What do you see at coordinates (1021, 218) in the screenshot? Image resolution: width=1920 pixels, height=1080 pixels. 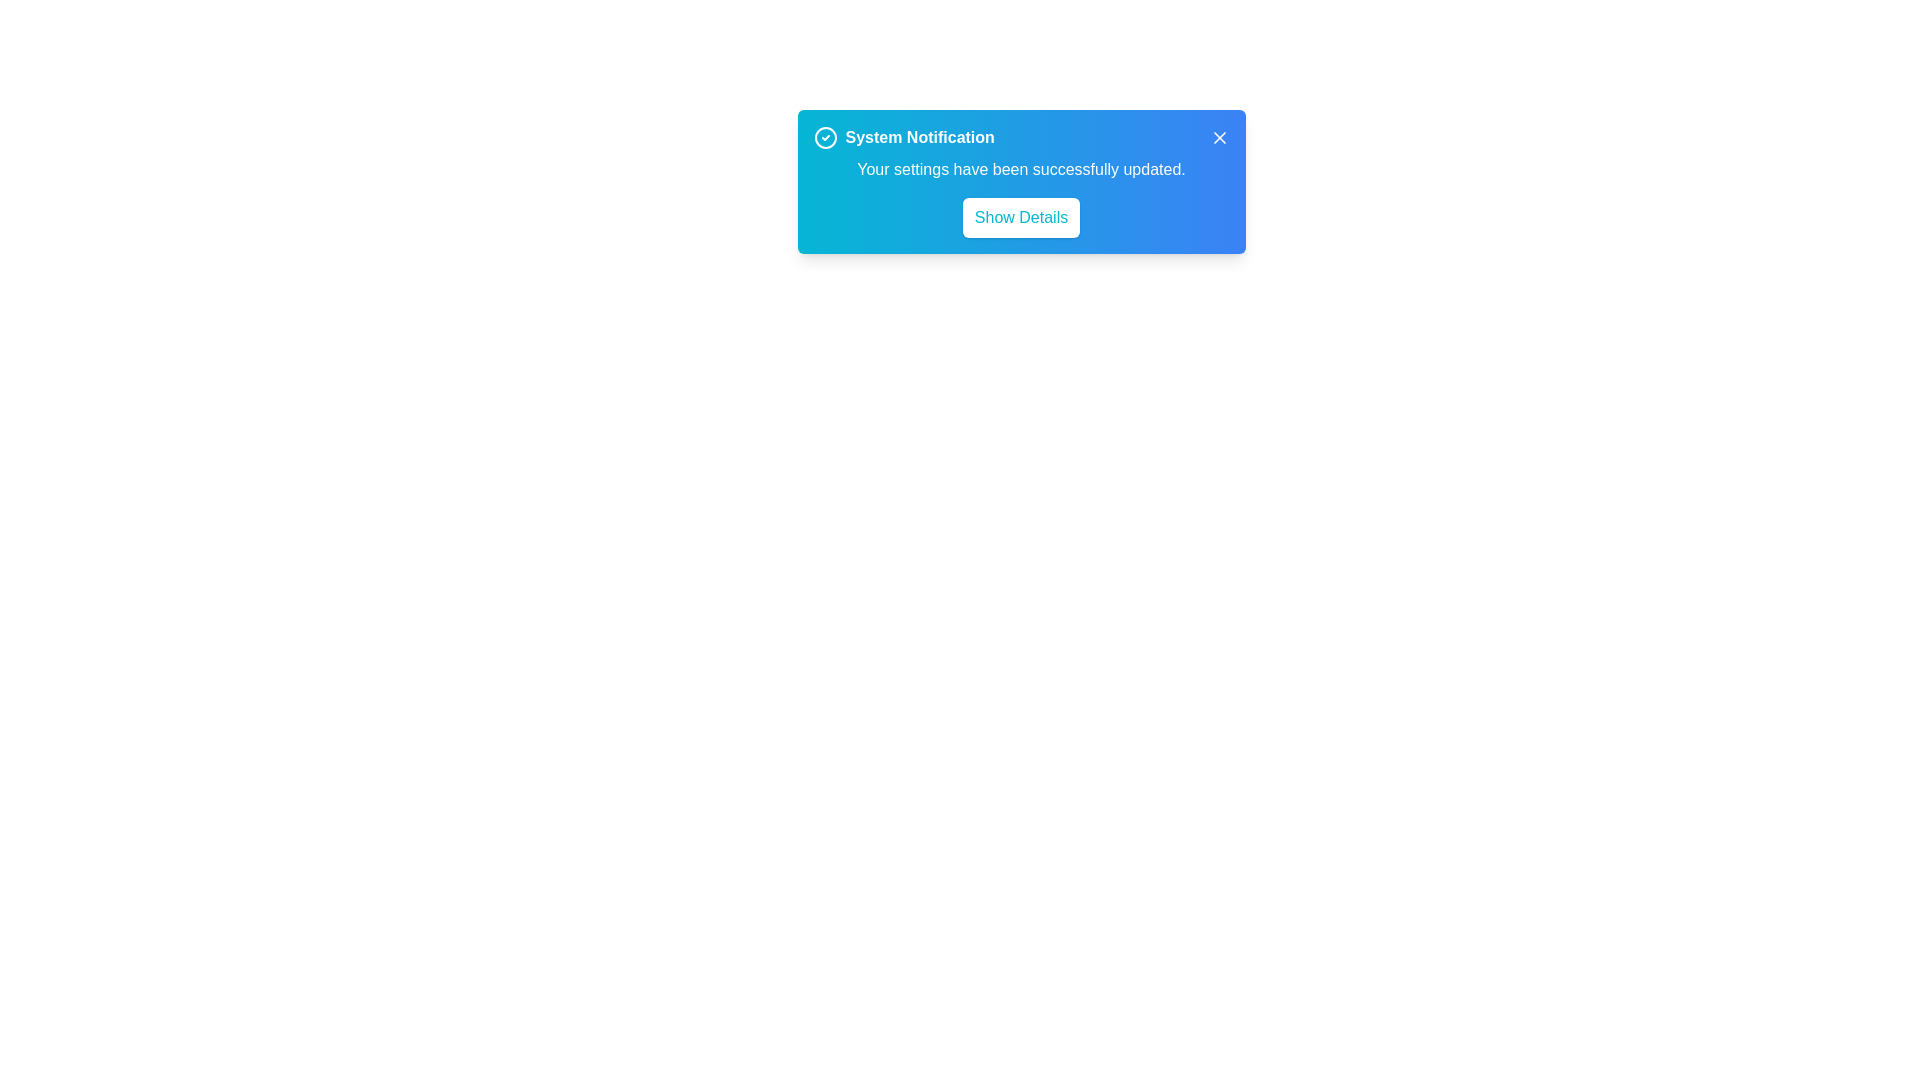 I see `the 'Show Details' button to toggle the visibility of additional details` at bounding box center [1021, 218].